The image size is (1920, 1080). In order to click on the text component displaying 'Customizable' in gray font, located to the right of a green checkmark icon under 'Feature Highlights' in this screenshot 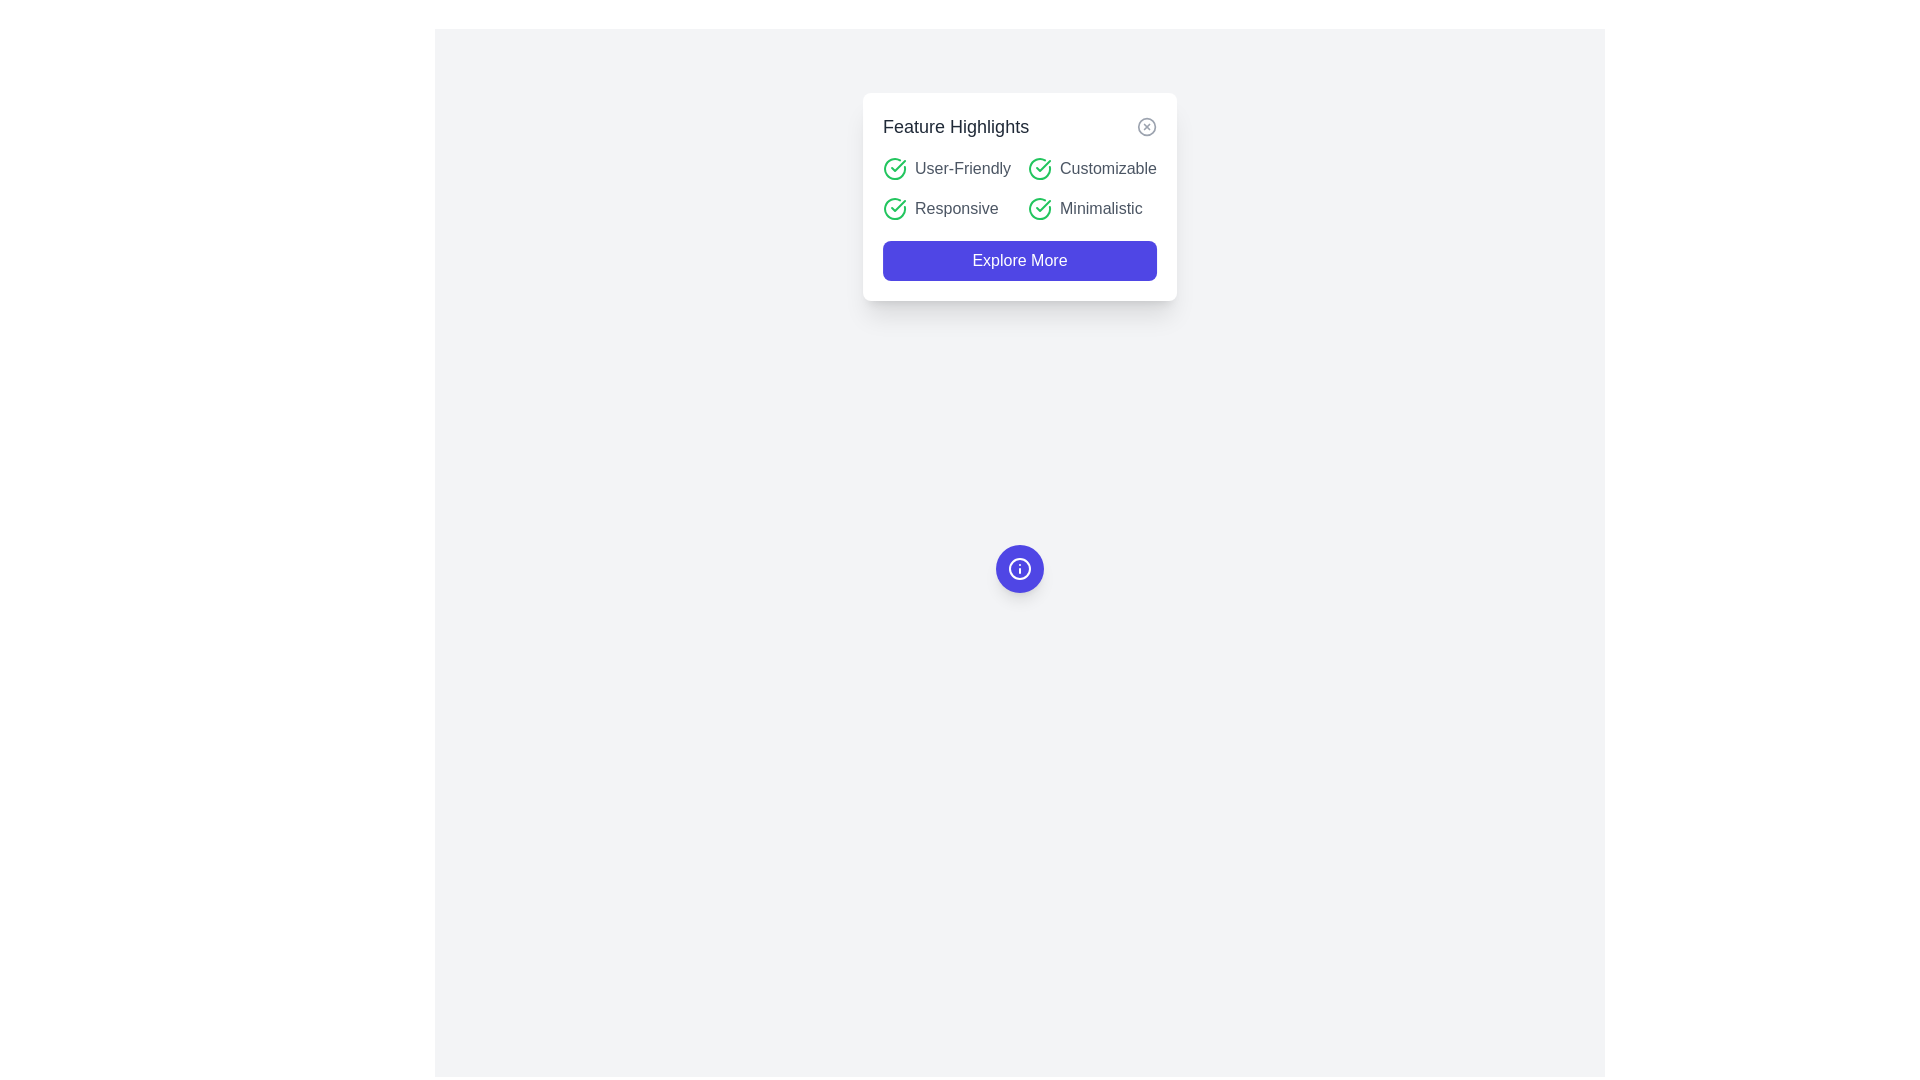, I will do `click(1107, 168)`.